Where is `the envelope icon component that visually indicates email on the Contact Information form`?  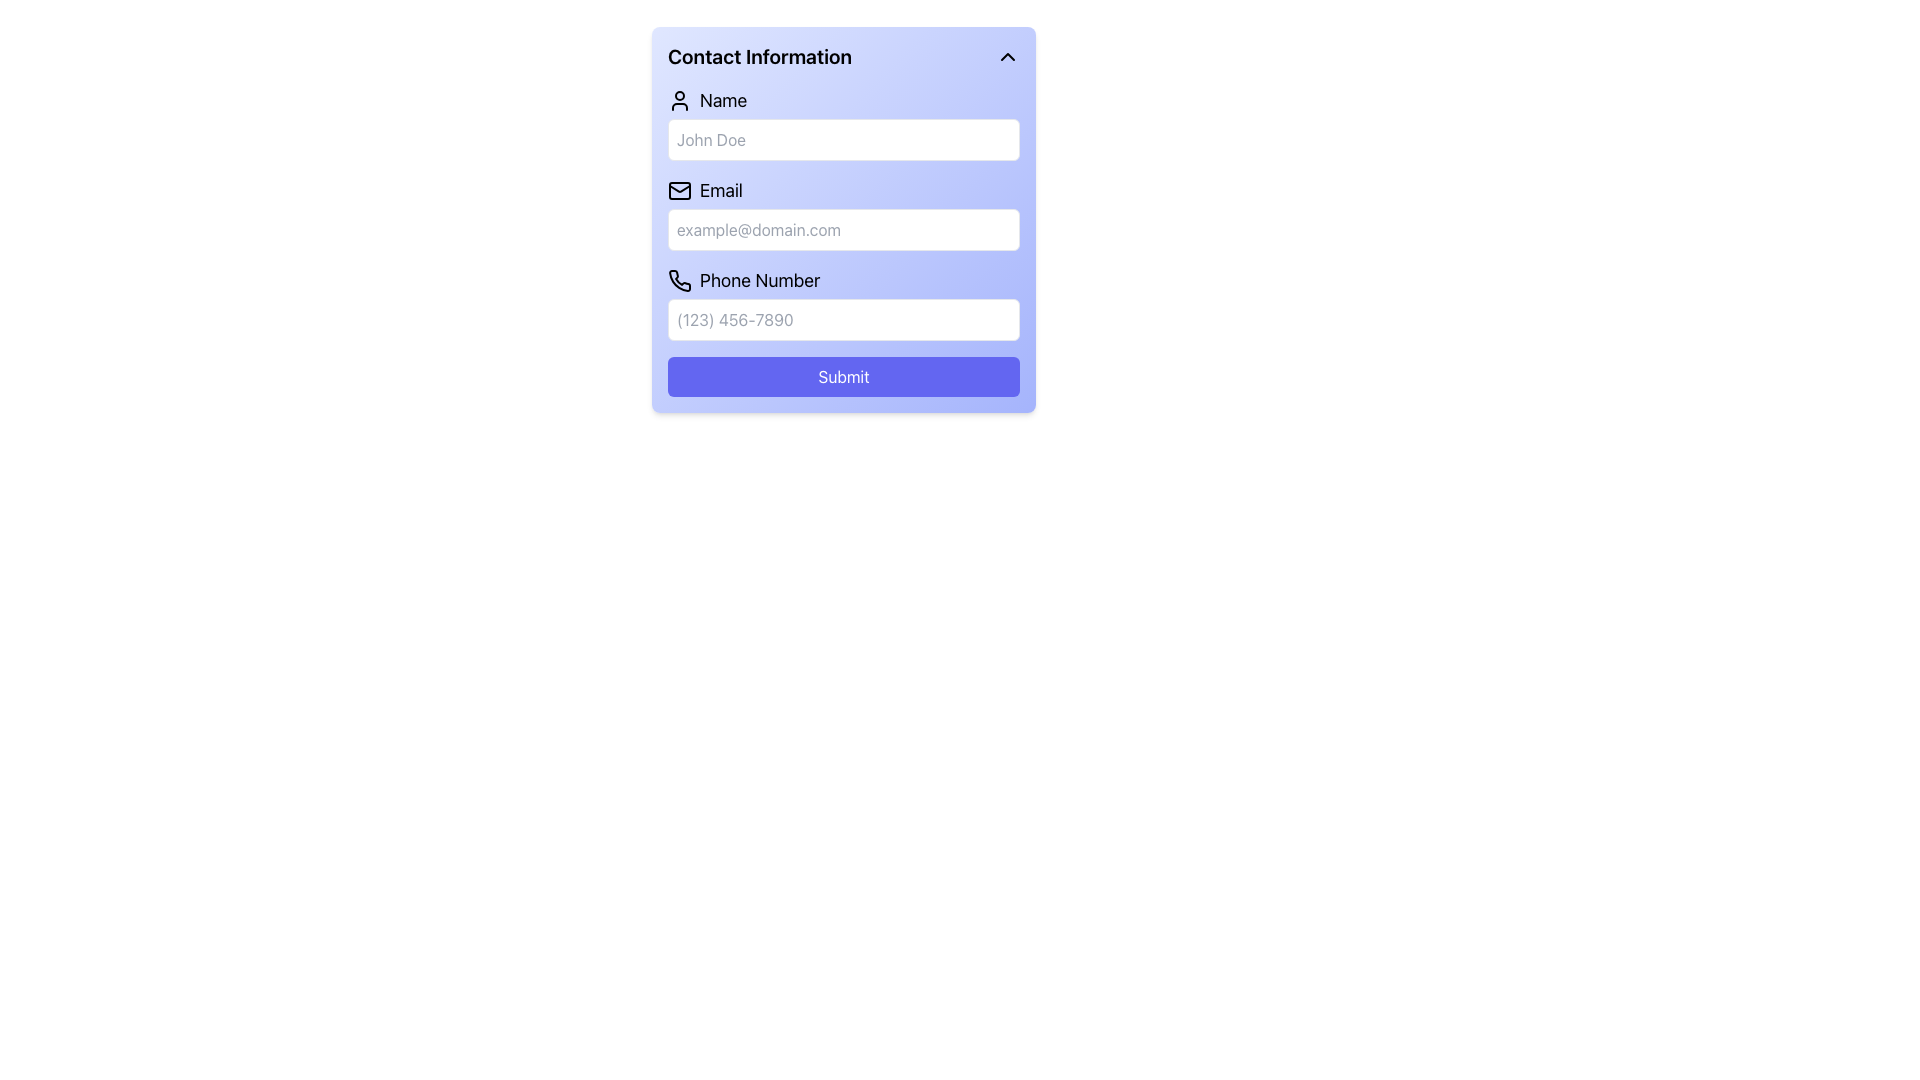 the envelope icon component that visually indicates email on the Contact Information form is located at coordinates (680, 191).